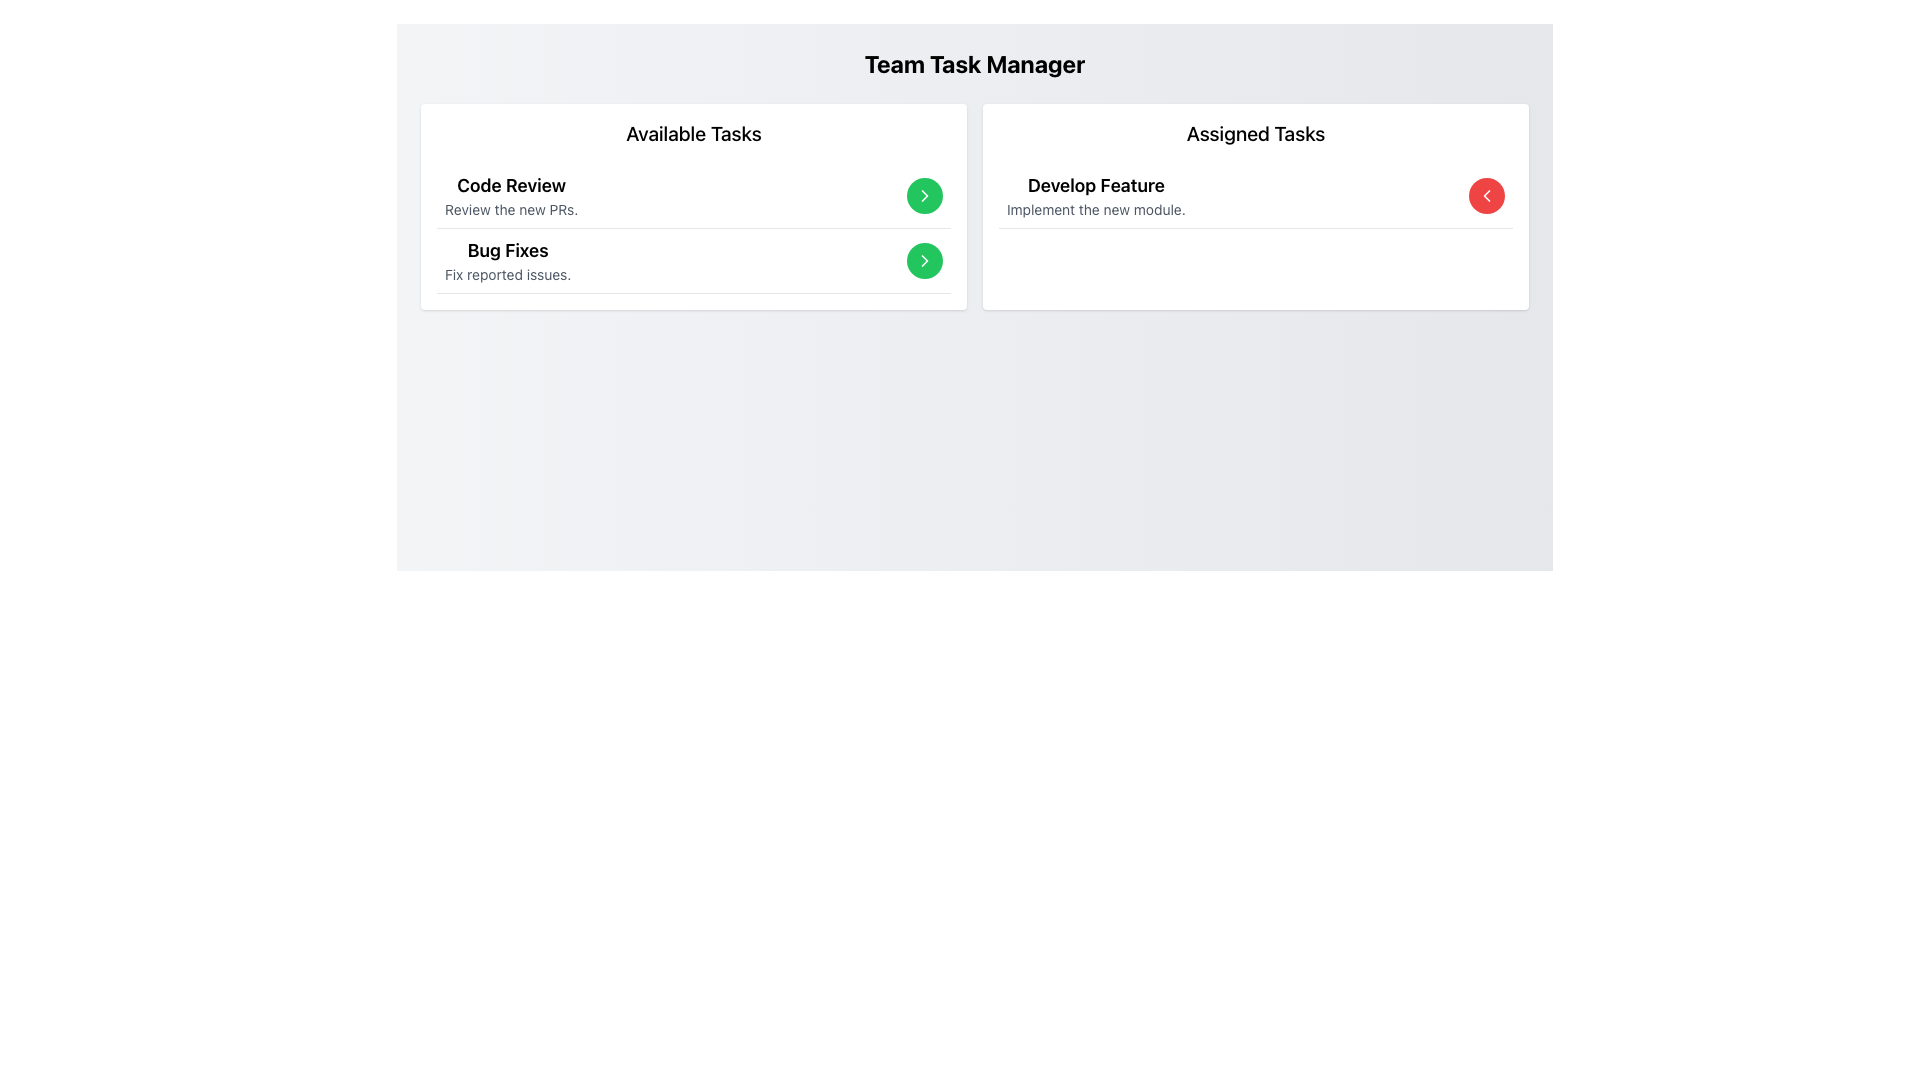  I want to click on the Text Label that provides supplementary information for the 'Code Review' item, located below the 'Code Review' title in the 'Available Tasks' section on the left side of the interface, so click(511, 209).